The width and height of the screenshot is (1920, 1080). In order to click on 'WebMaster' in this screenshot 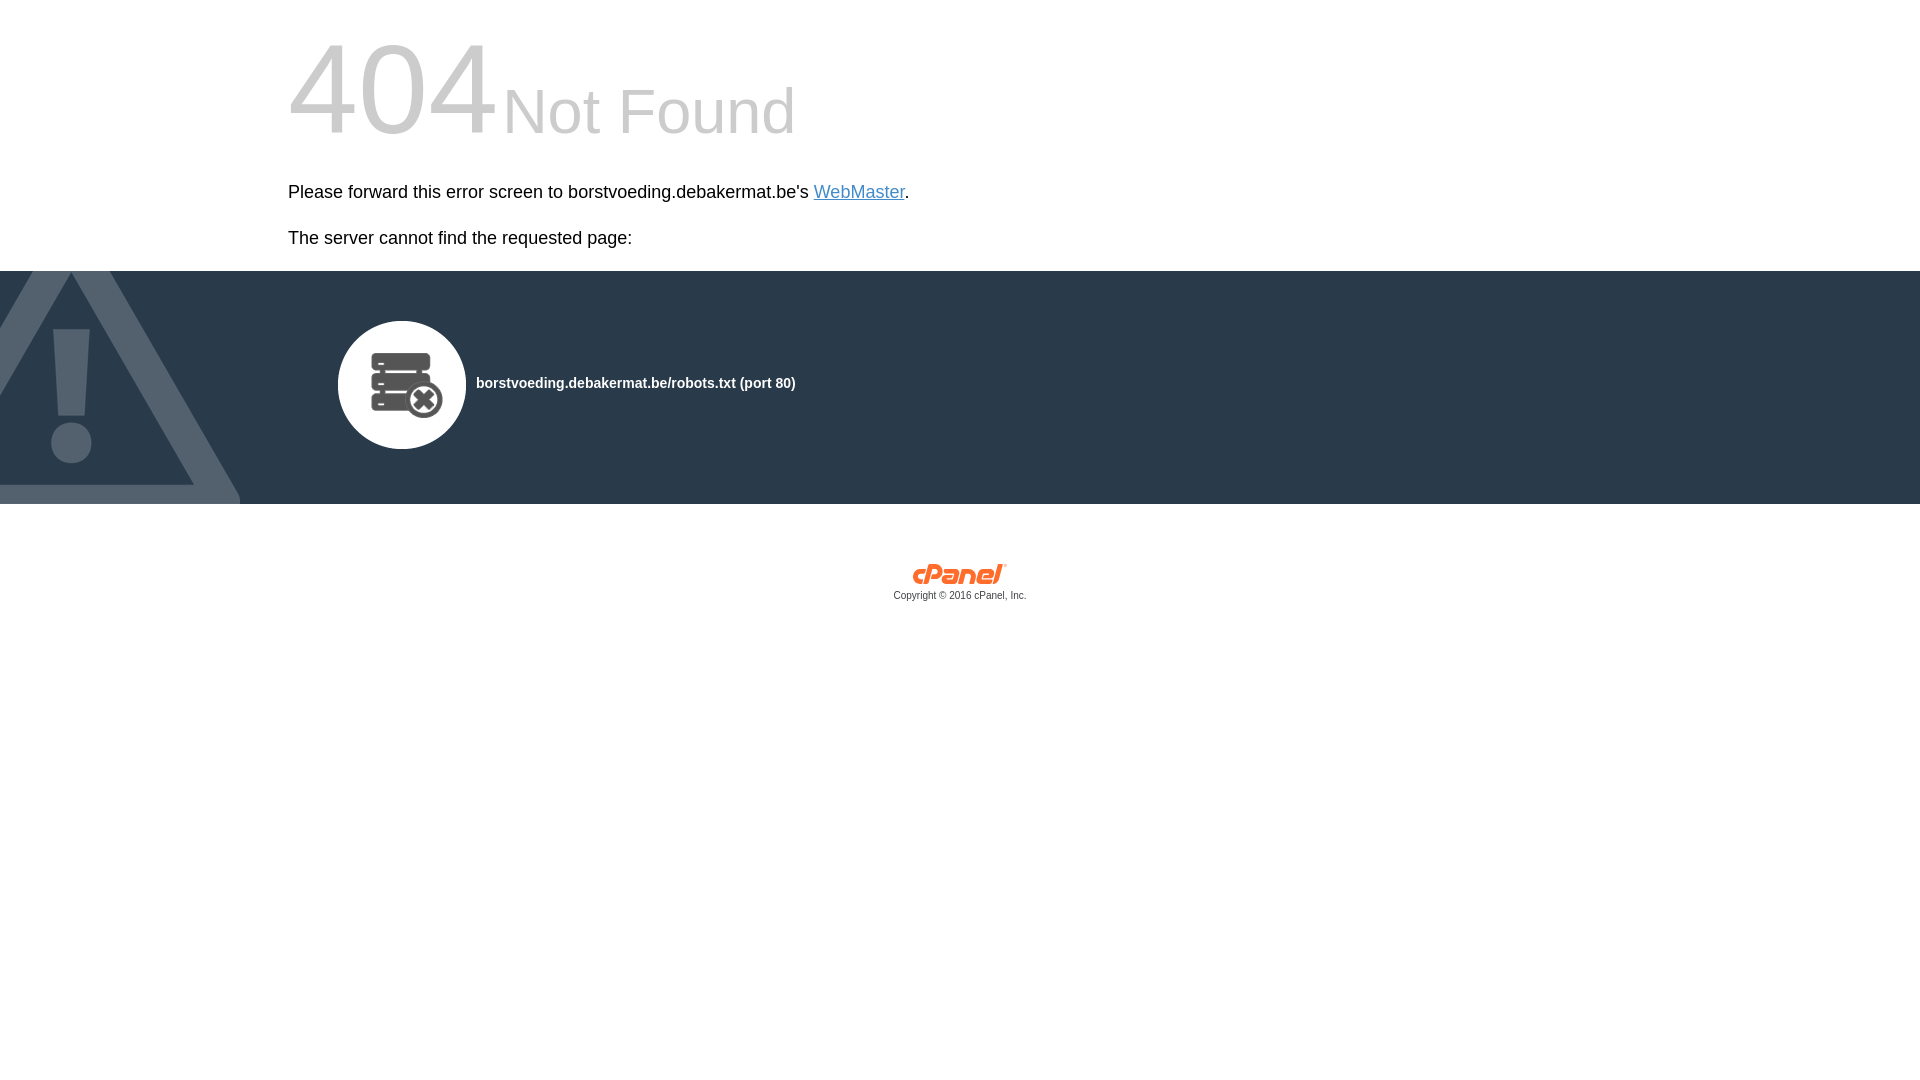, I will do `click(814, 192)`.